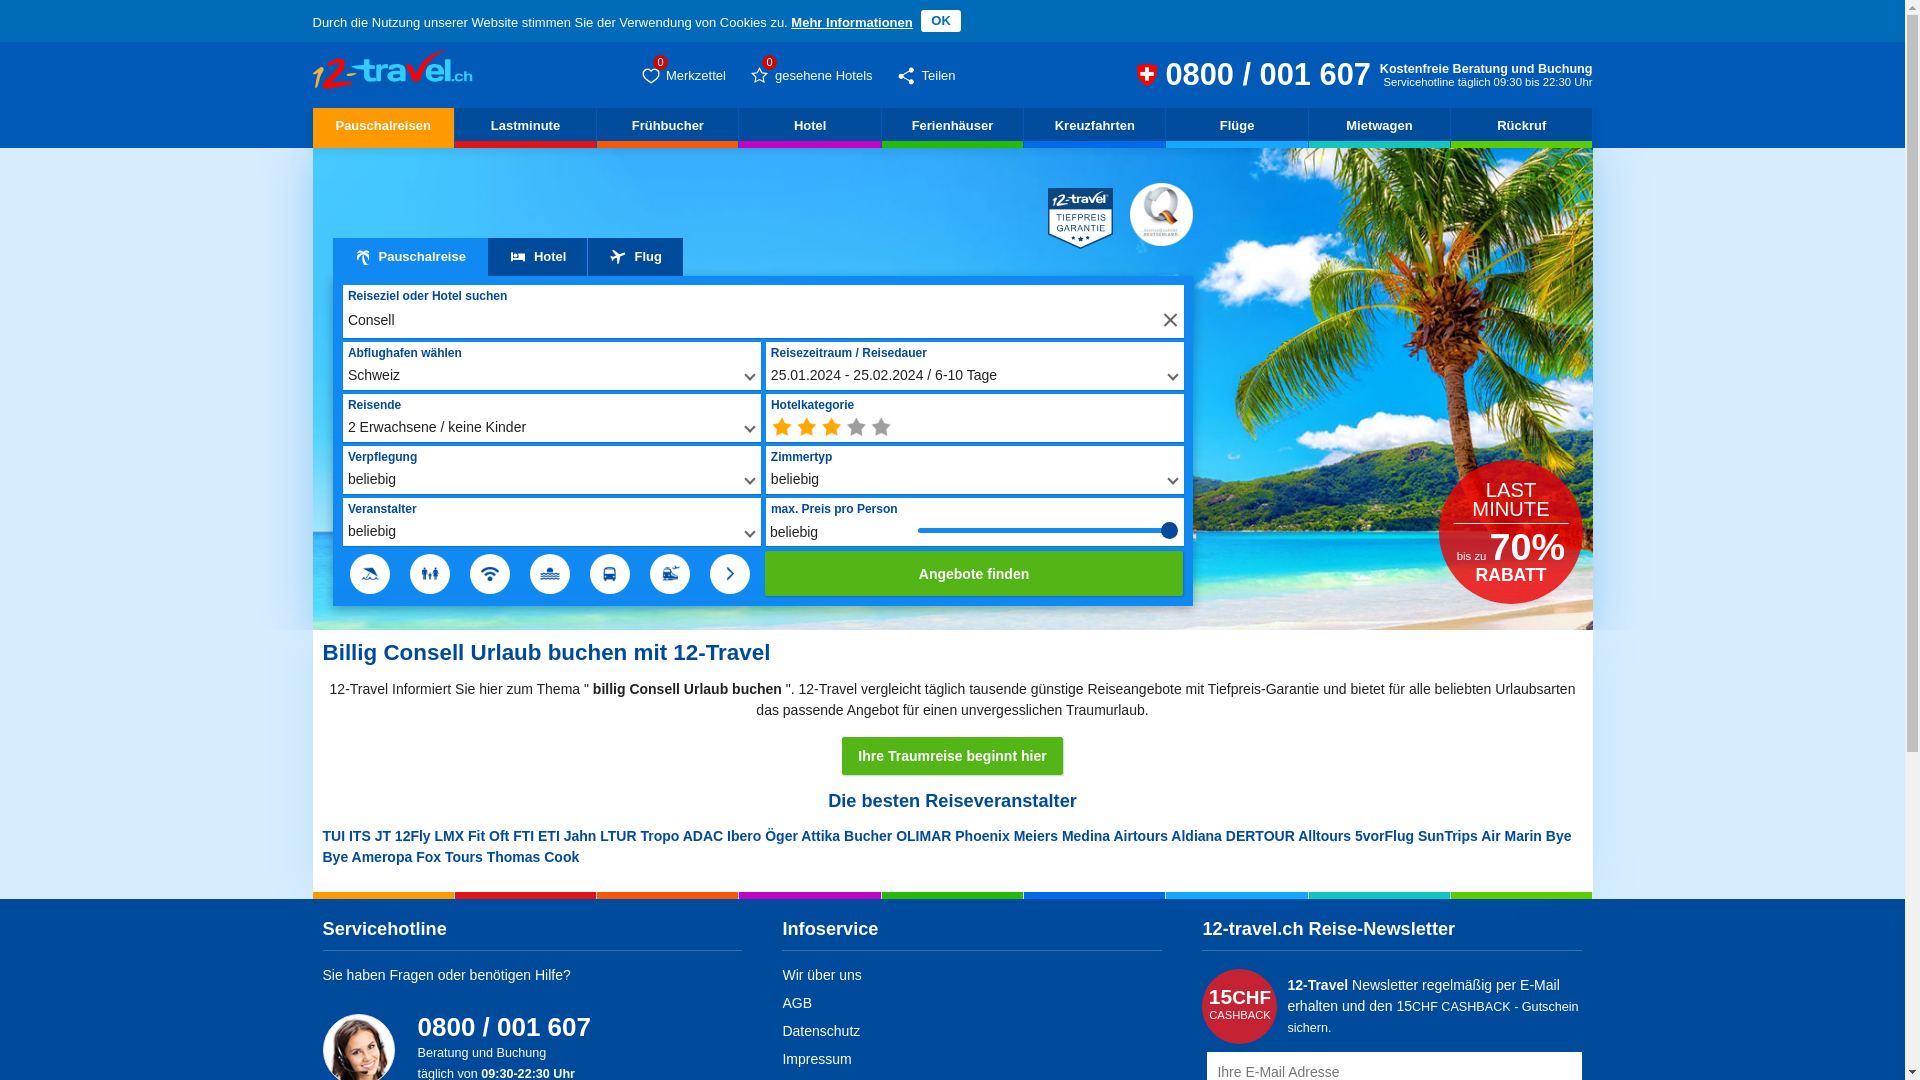 The height and width of the screenshot is (1080, 1920). What do you see at coordinates (525, 127) in the screenshot?
I see `'Lastminute'` at bounding box center [525, 127].